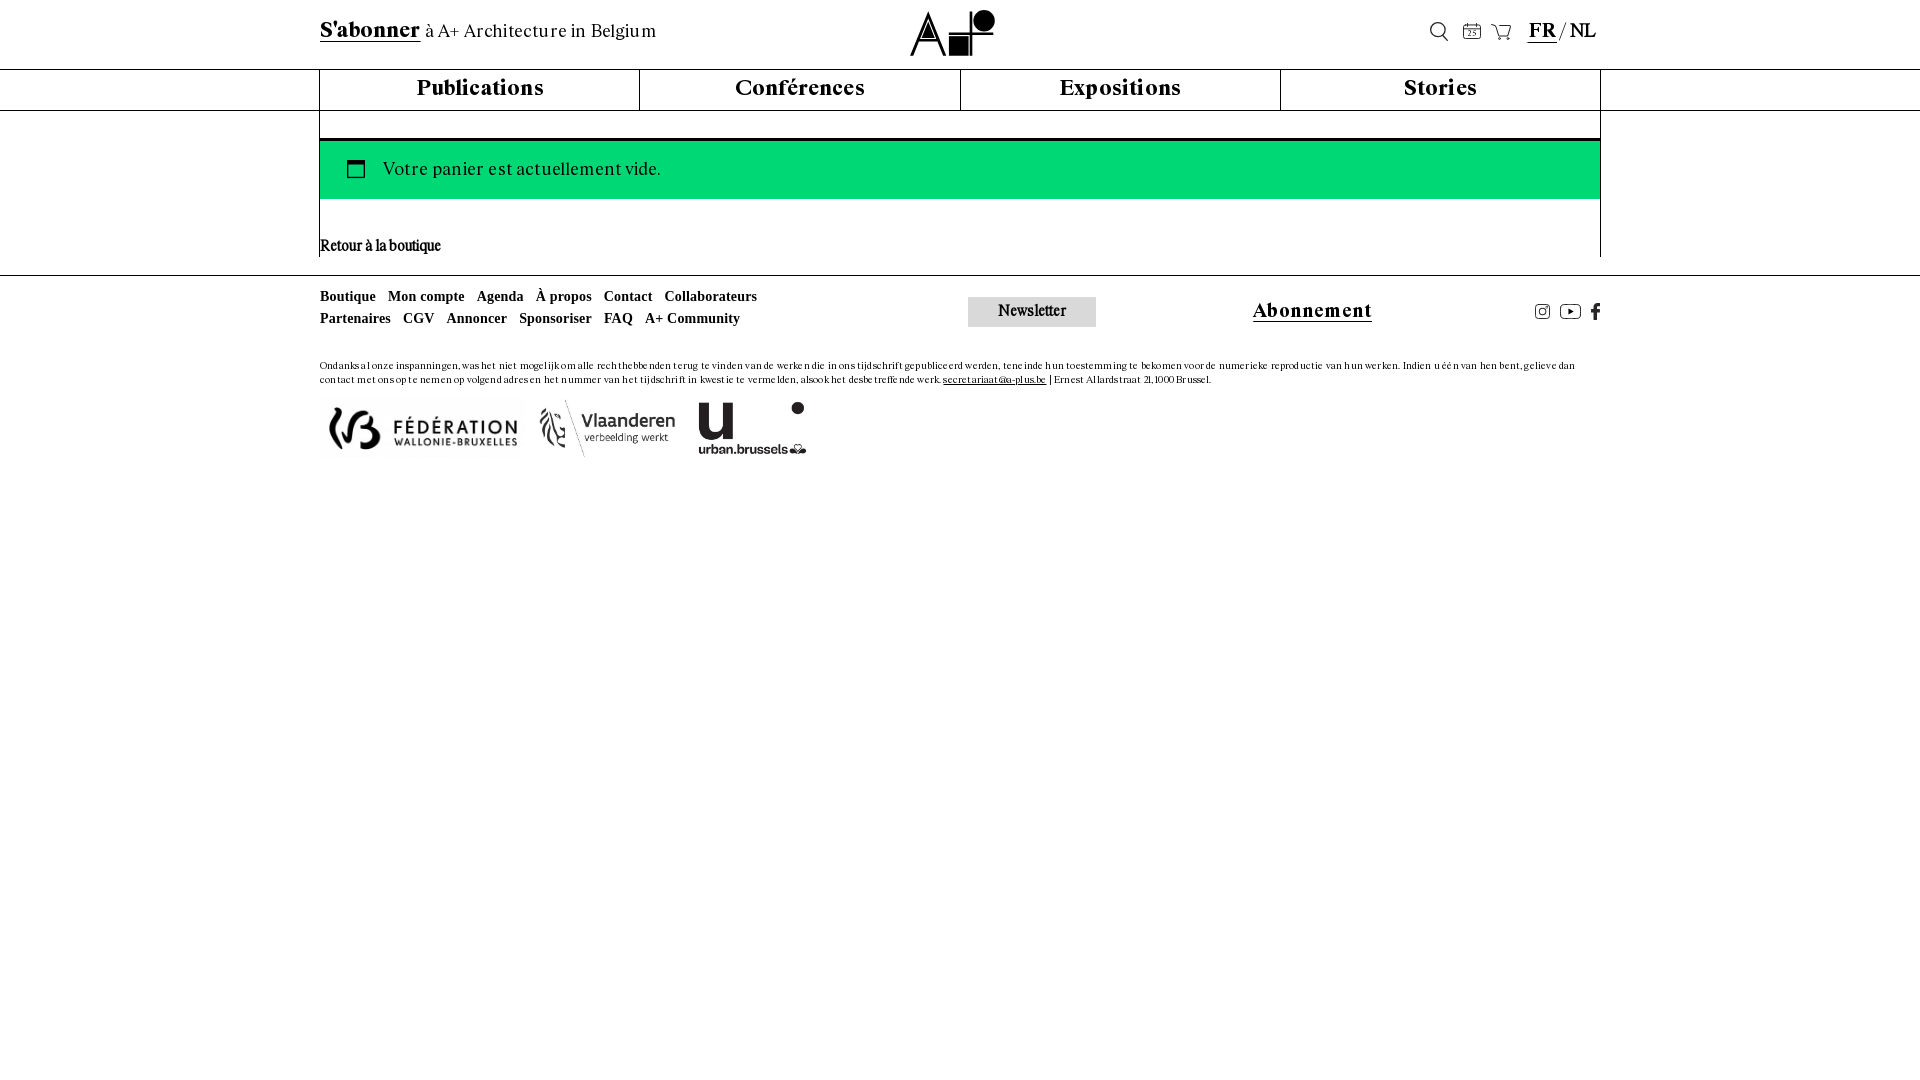 This screenshot has height=1080, width=1920. Describe the element at coordinates (355, 317) in the screenshot. I see `'Partenaires'` at that location.